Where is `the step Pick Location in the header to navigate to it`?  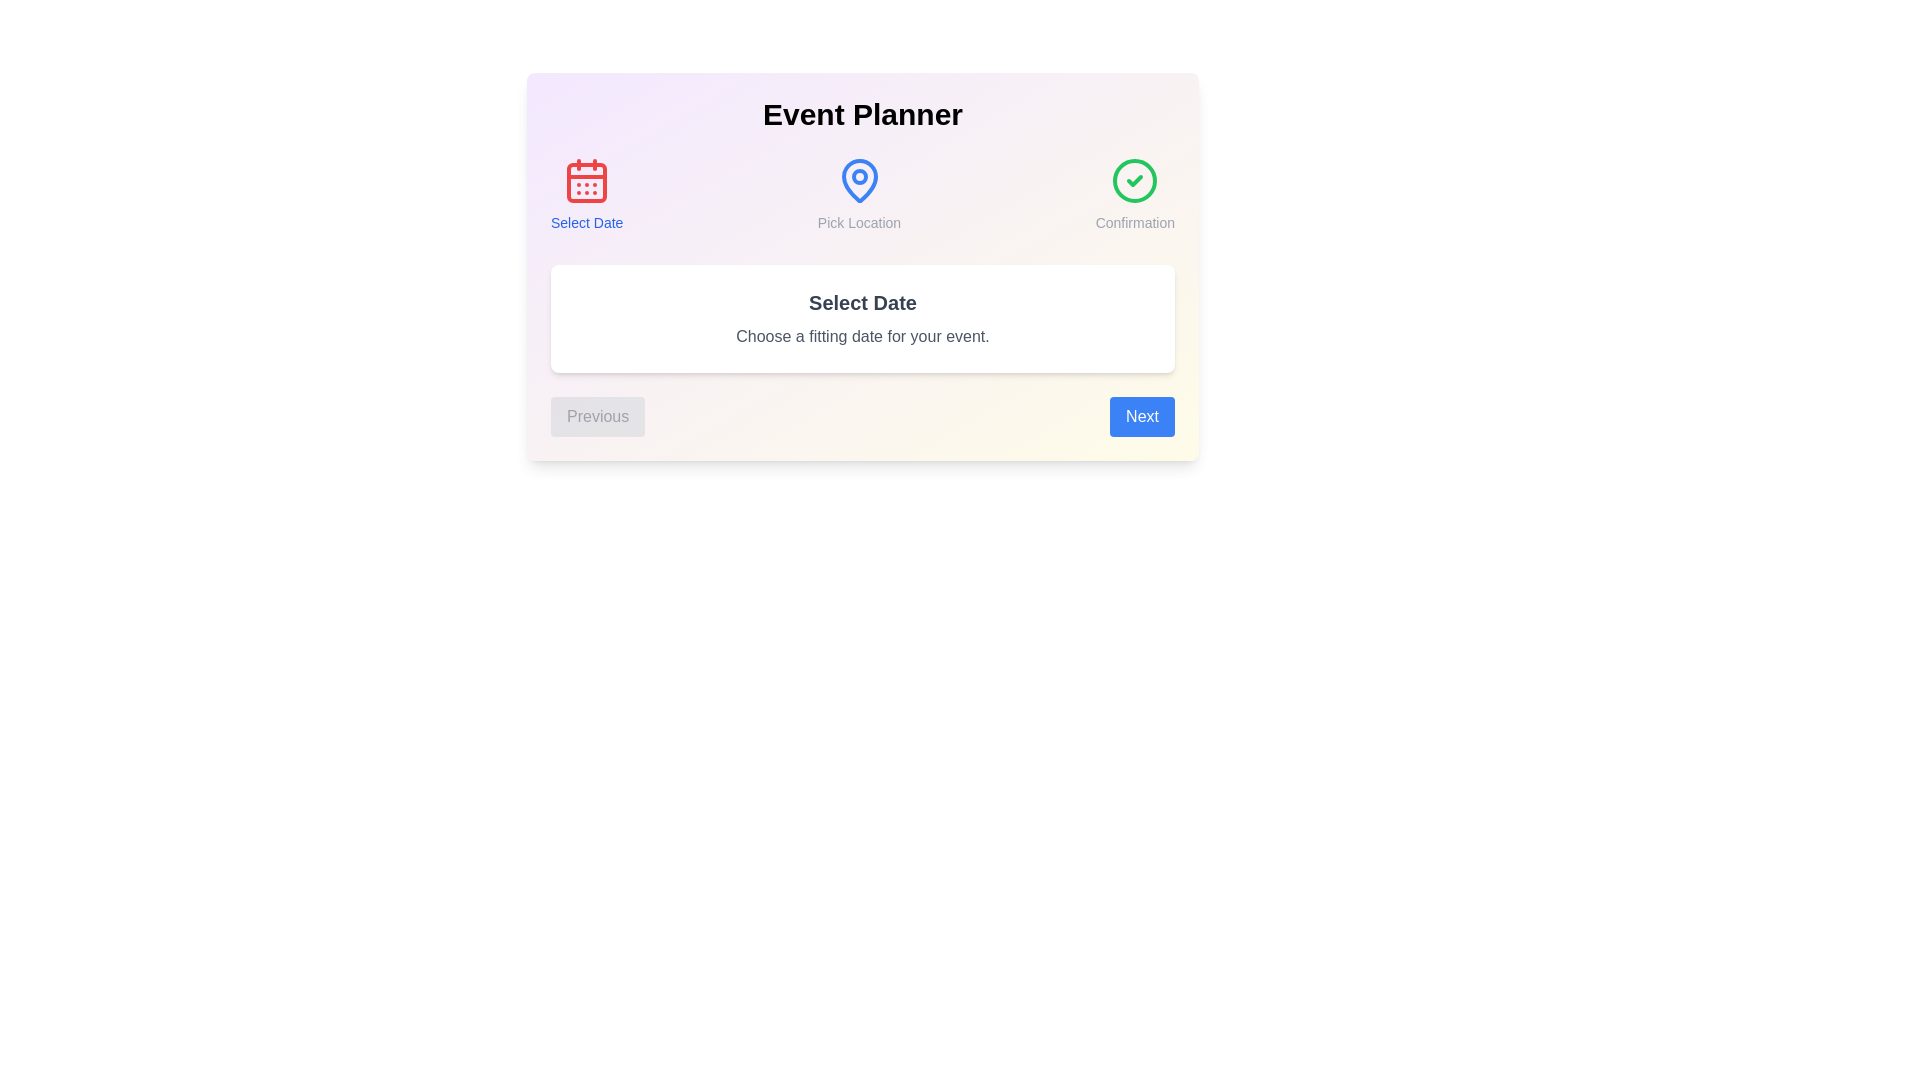 the step Pick Location in the header to navigate to it is located at coordinates (859, 195).